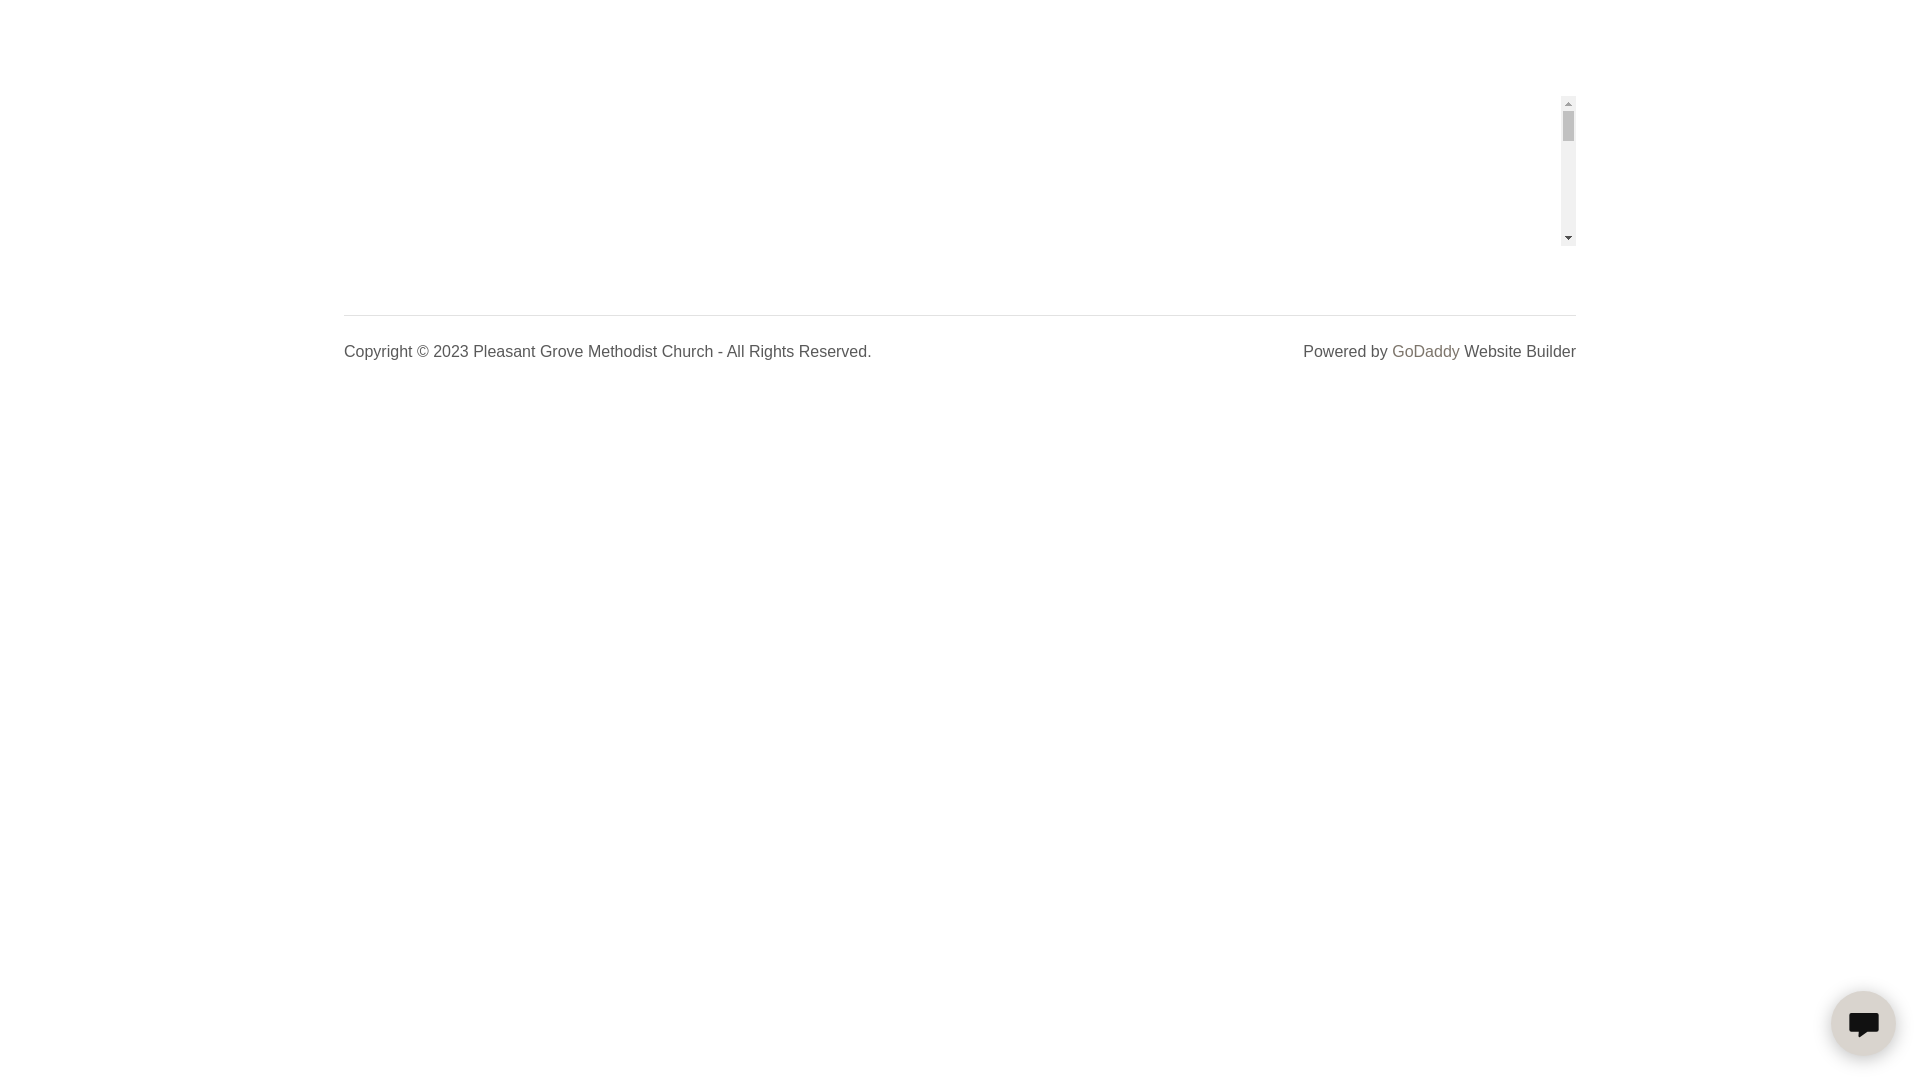  I want to click on 'GoDaddy', so click(1424, 350).